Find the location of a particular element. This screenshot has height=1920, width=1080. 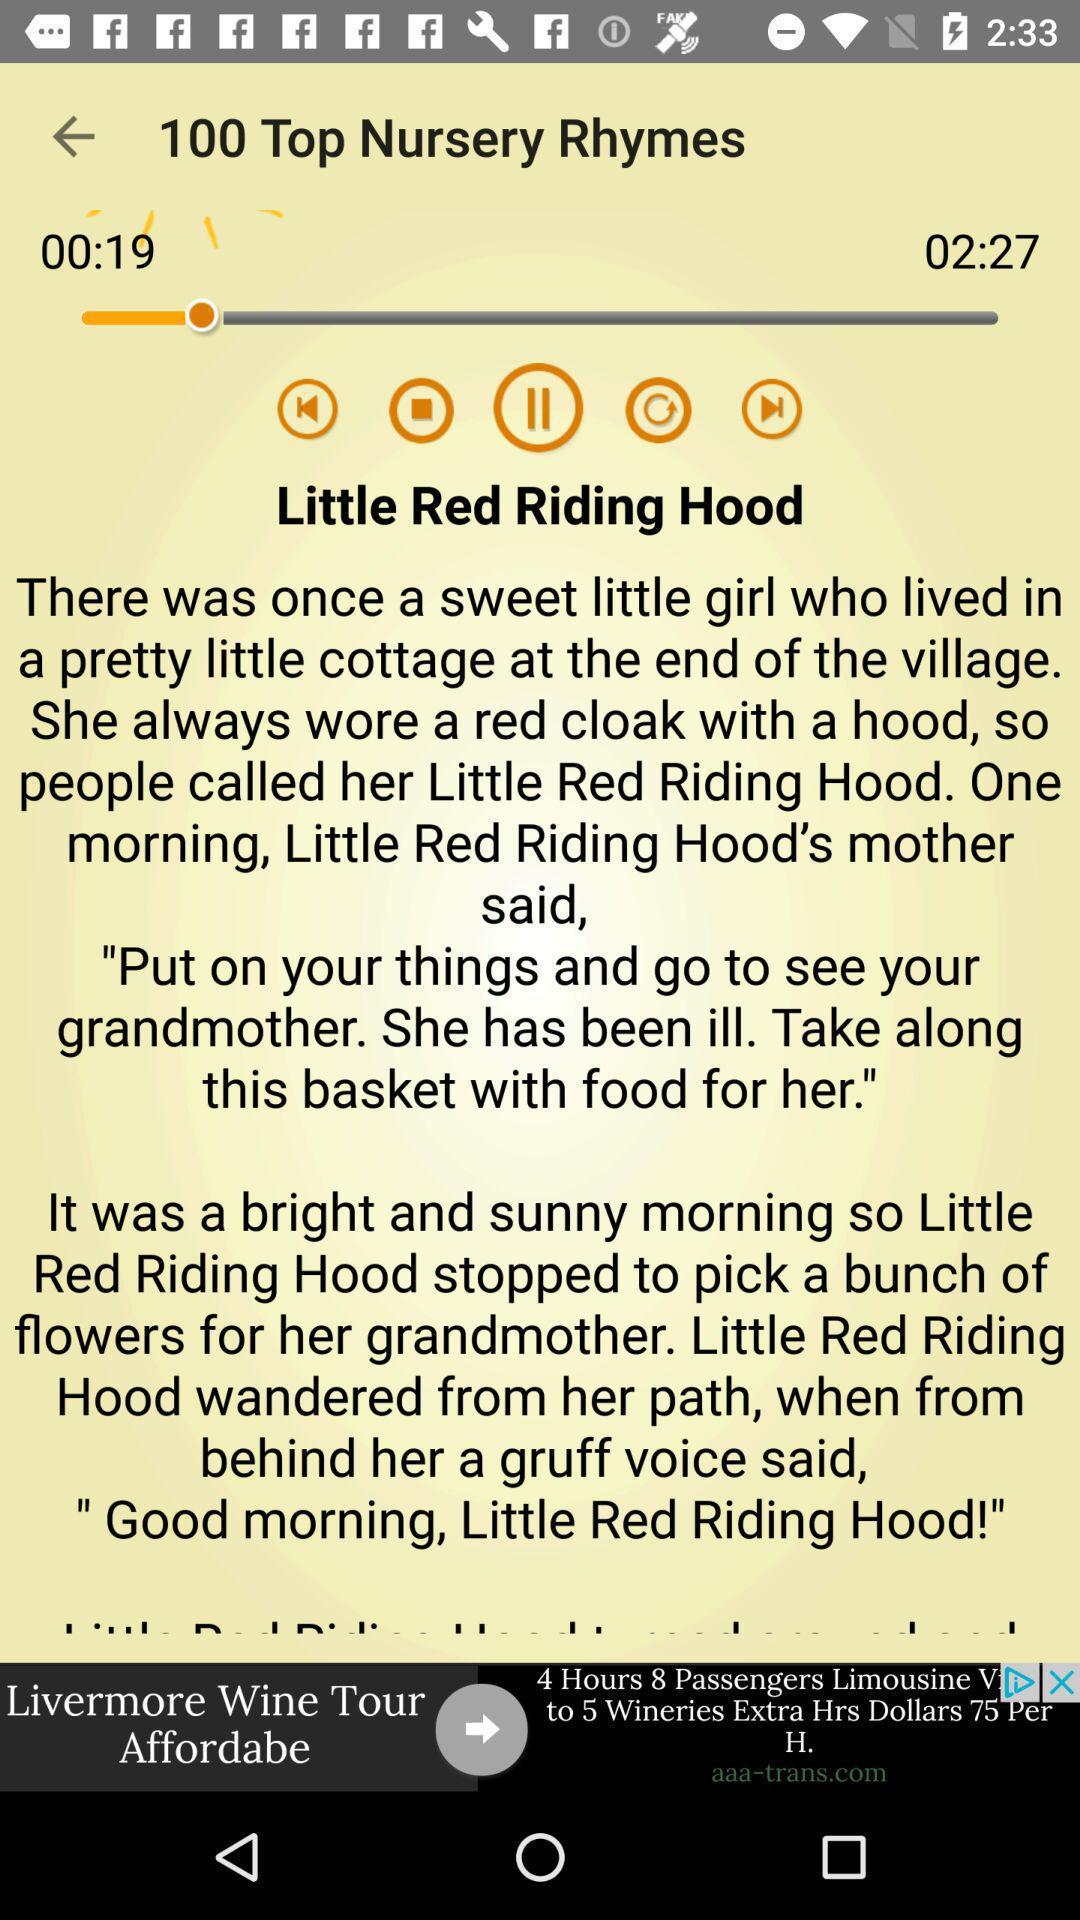

hood papaattern is located at coordinates (645, 409).